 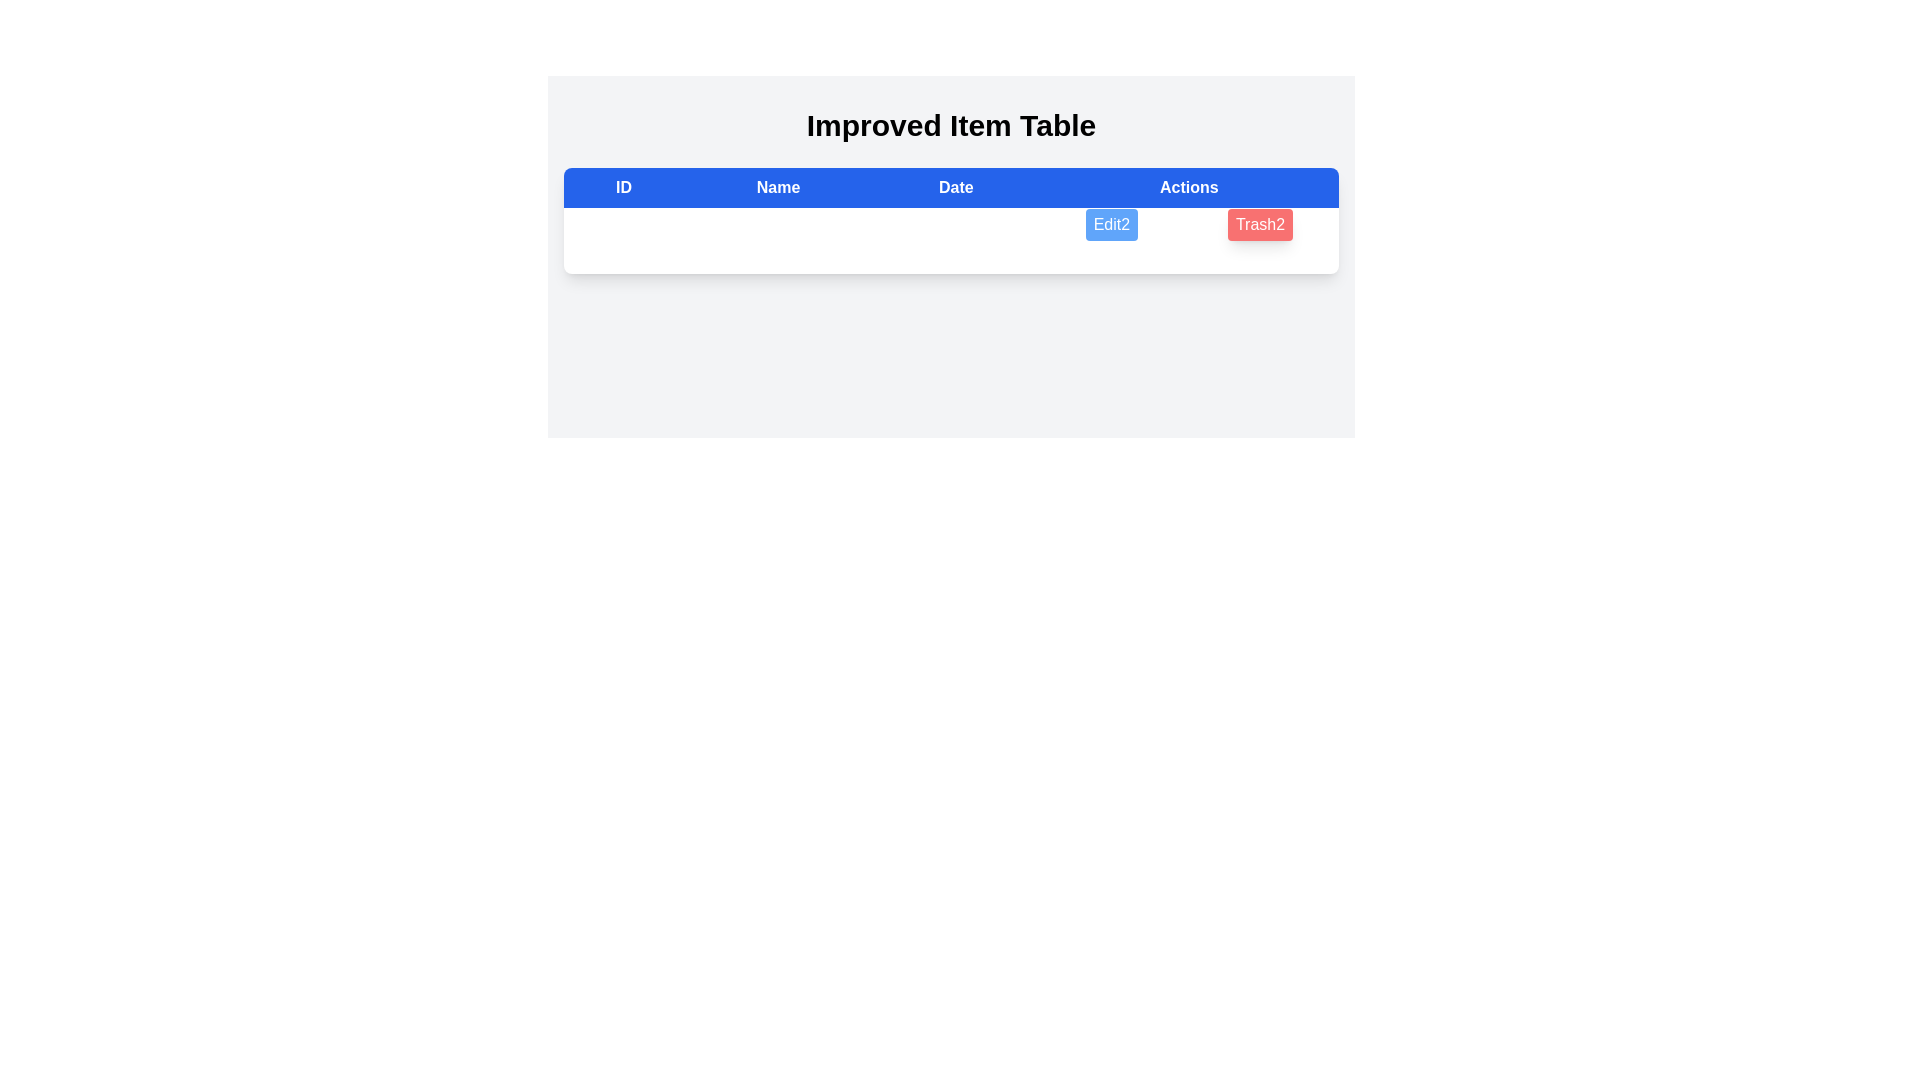 What do you see at coordinates (1258, 224) in the screenshot?
I see `the 'Trash' button to delete the corresponding row` at bounding box center [1258, 224].